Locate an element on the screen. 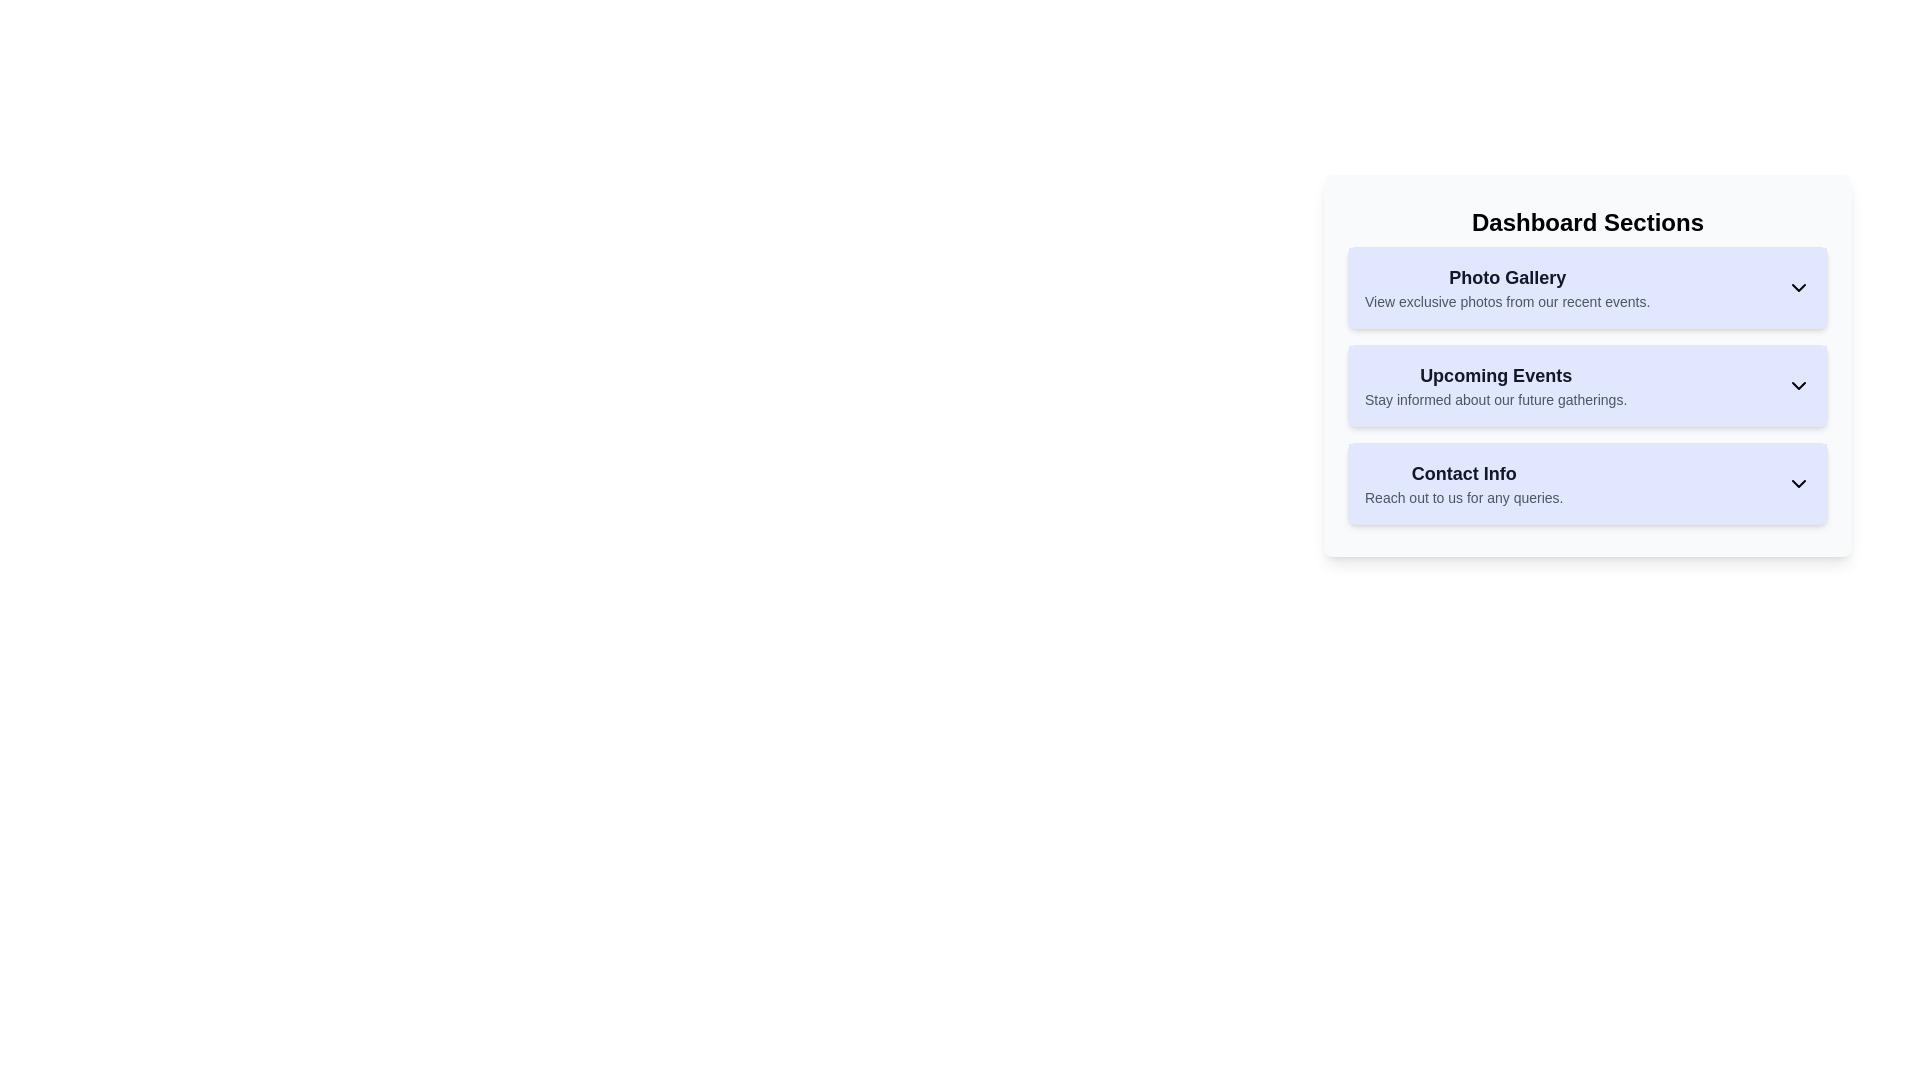 The image size is (1920, 1080). the 'Upcoming Events' collapsible panel is located at coordinates (1587, 366).